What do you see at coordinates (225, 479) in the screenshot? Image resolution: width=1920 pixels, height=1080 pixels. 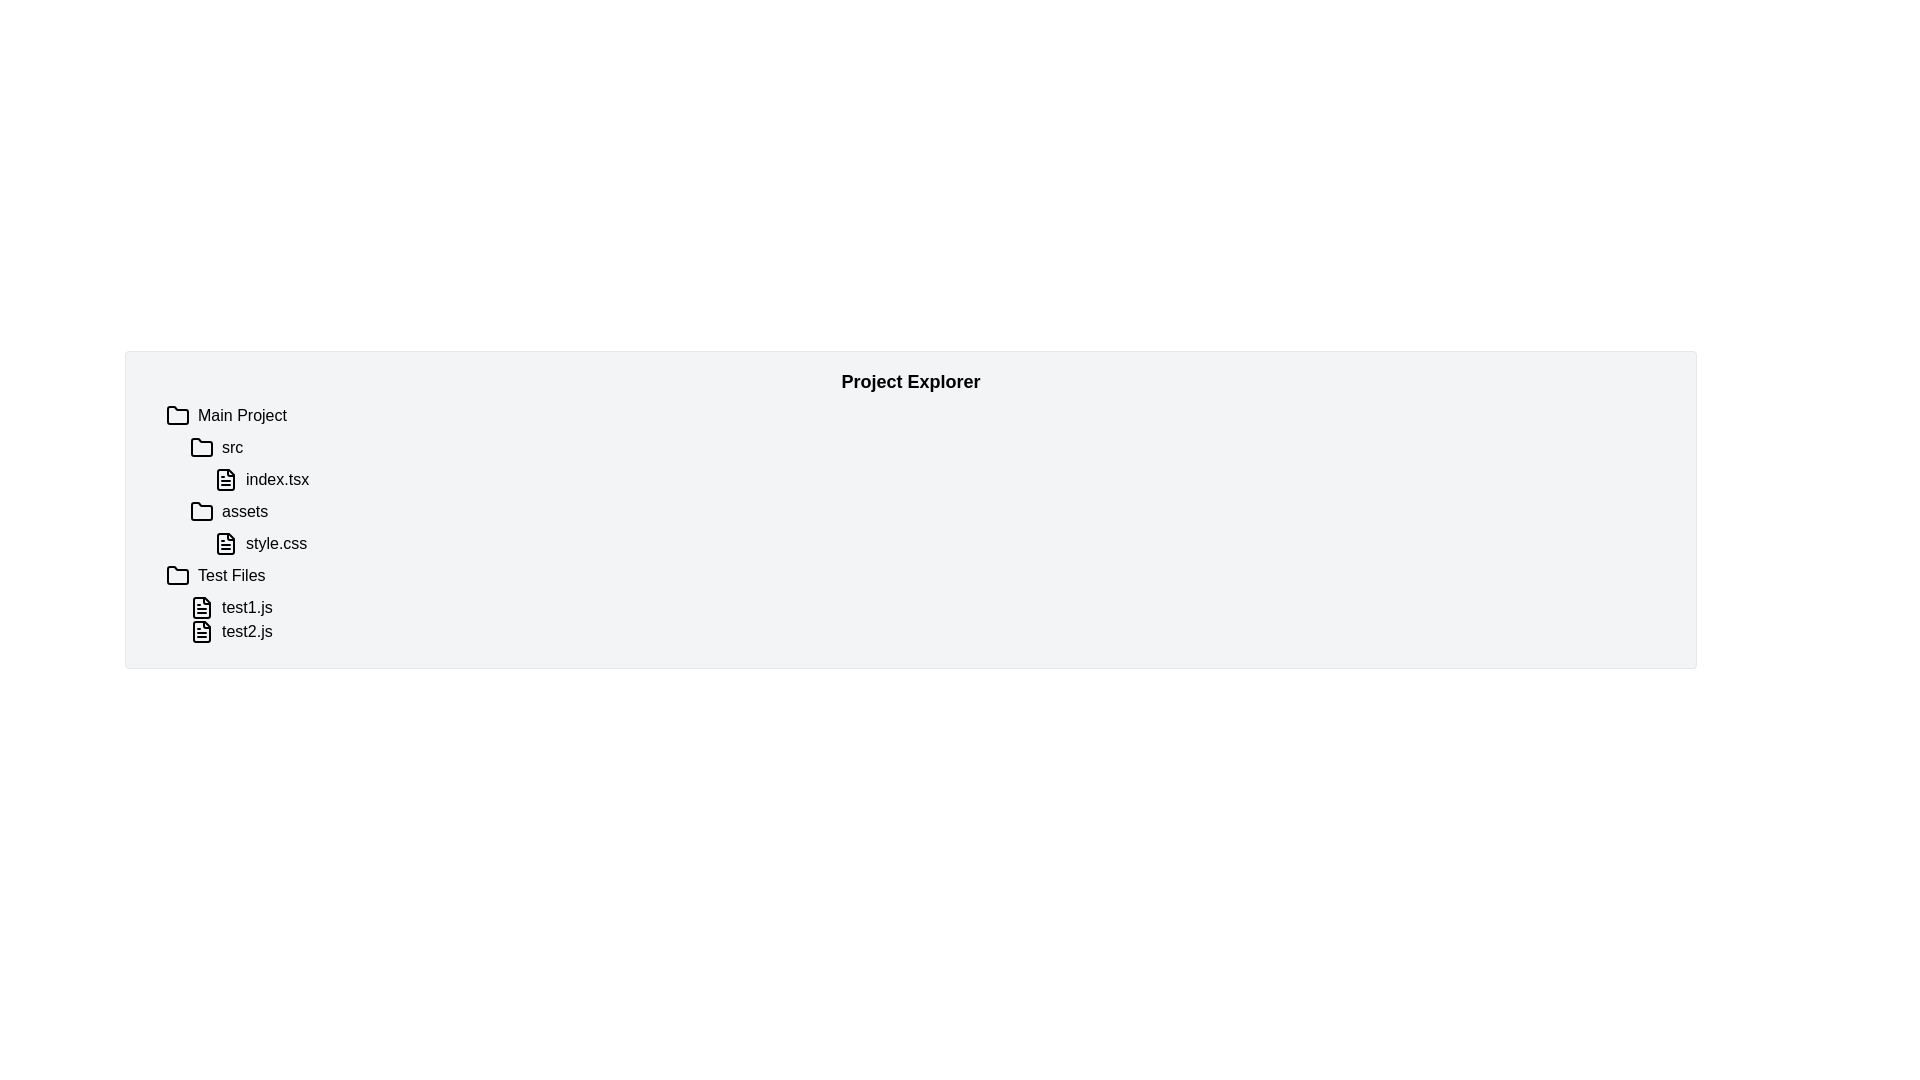 I see `the icon resembling a document with lines of text, which is positioned to the left of the 'index.tsx' text in the 'src' folder of the 'Main Project'` at bounding box center [225, 479].